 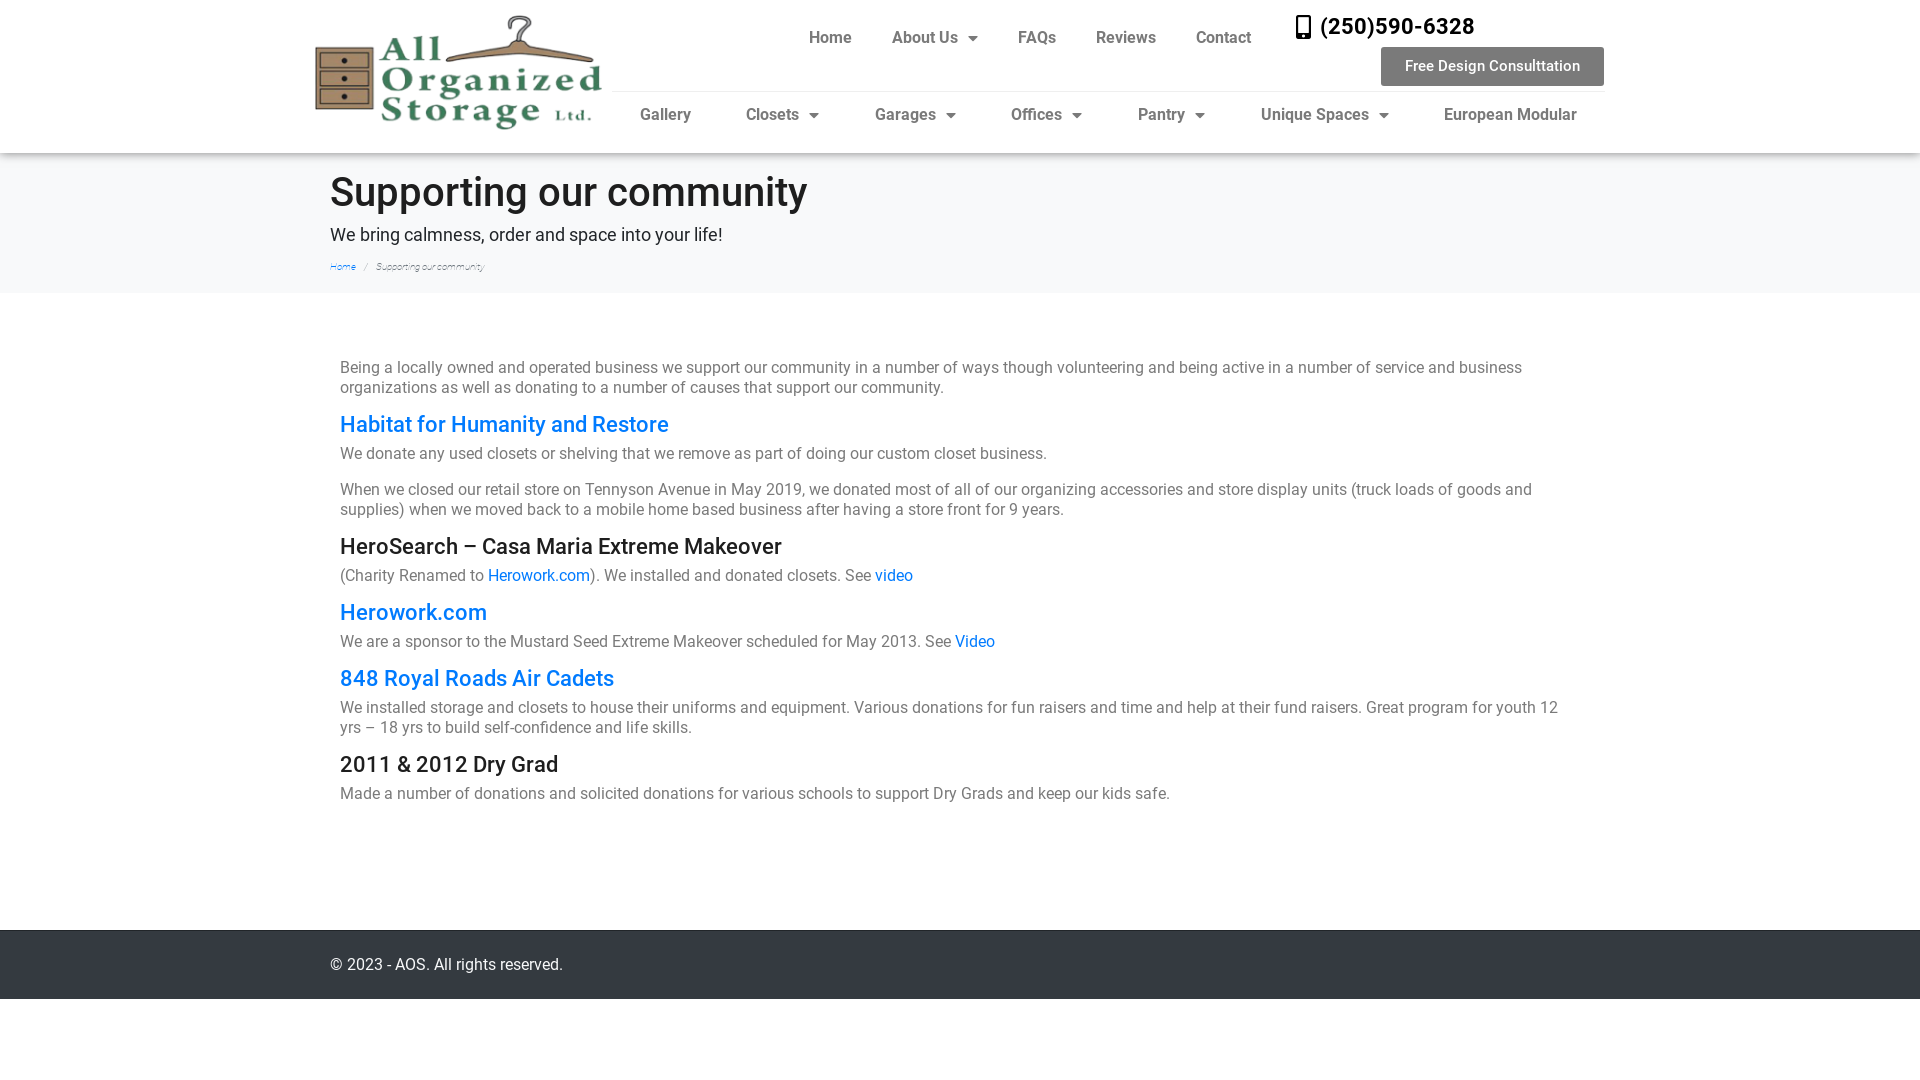 I want to click on 'Herowork.com', so click(x=538, y=575).